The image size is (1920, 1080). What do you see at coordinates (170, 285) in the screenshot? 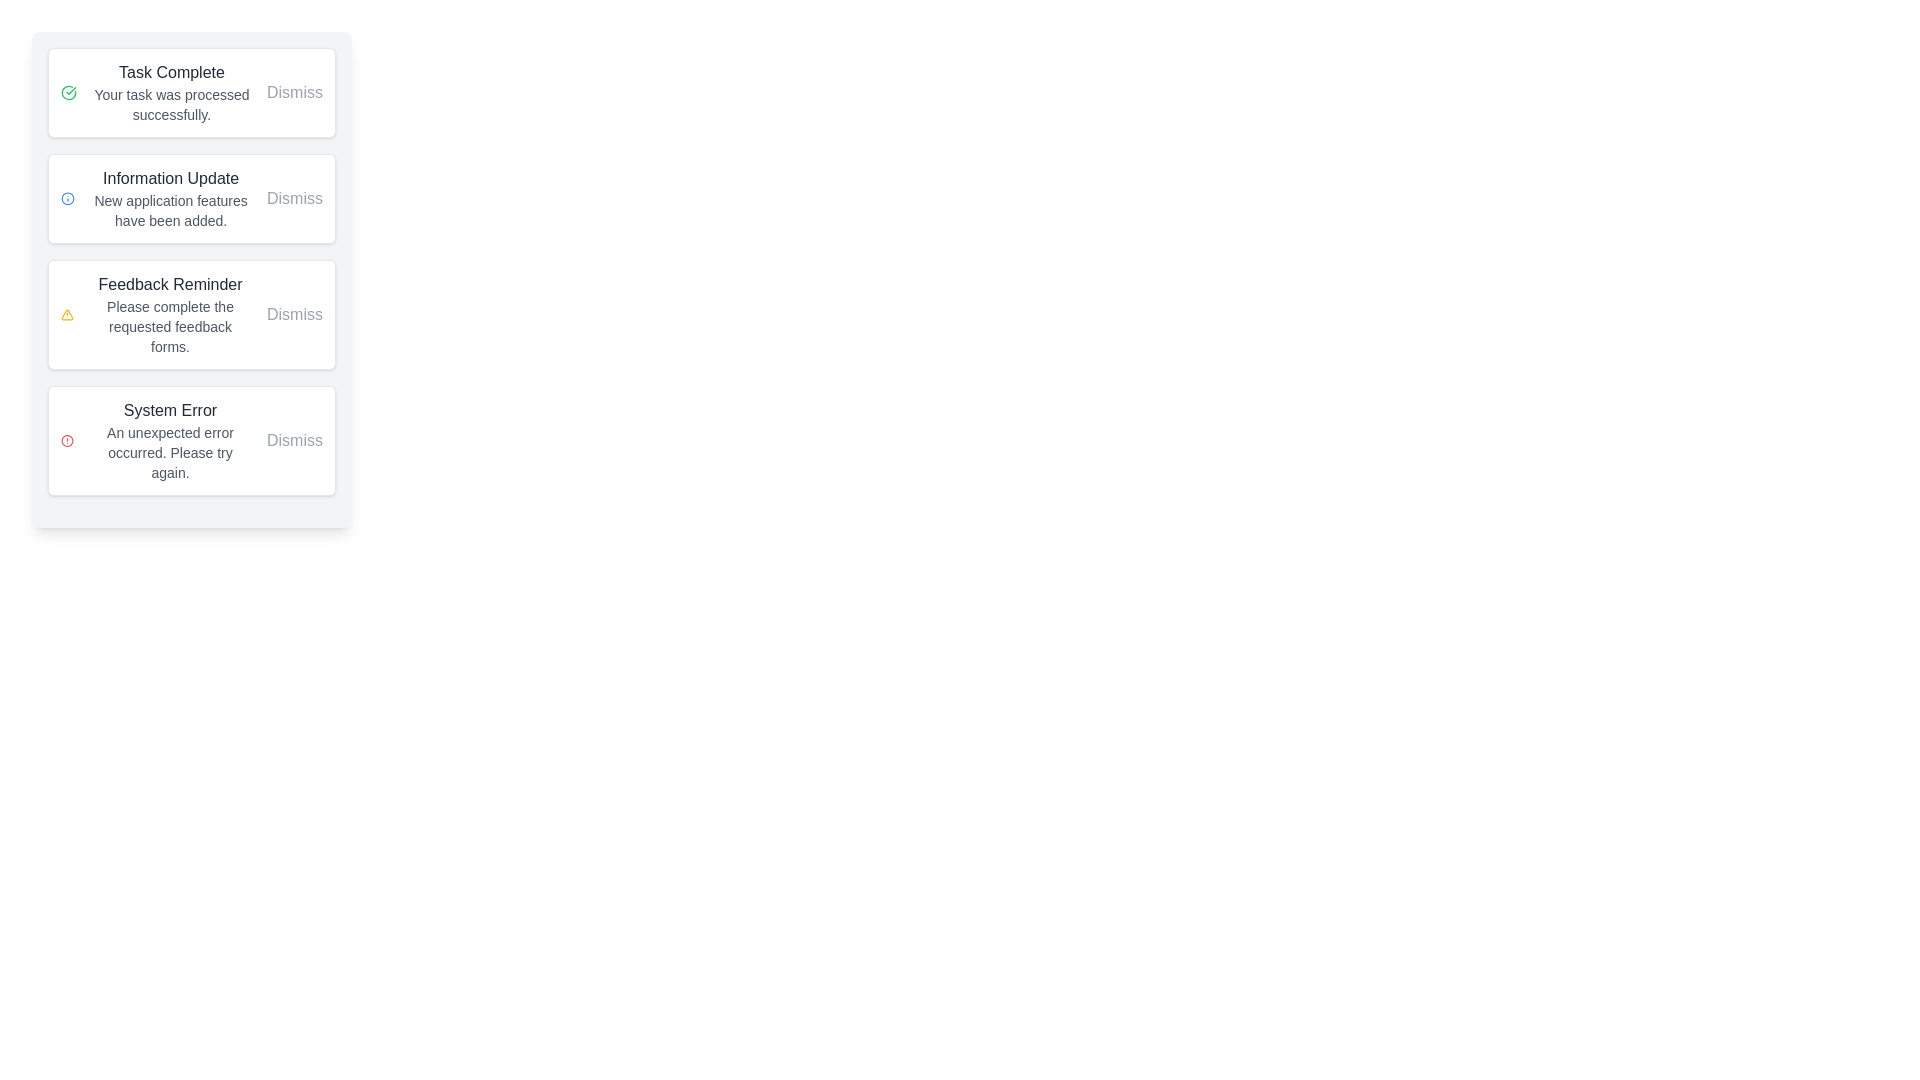
I see `the Text Header of the third notification box, which provides a summary for the notification message` at bounding box center [170, 285].